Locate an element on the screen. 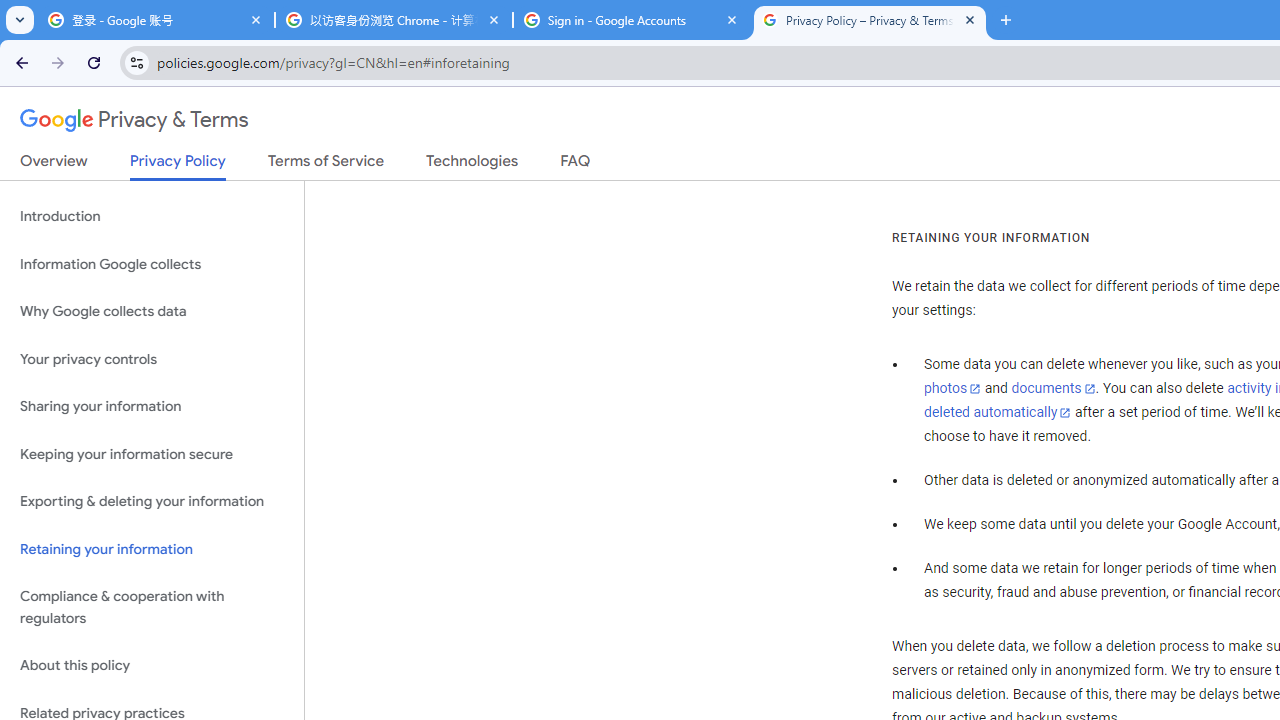 Image resolution: width=1280 pixels, height=720 pixels. 'FAQ' is located at coordinates (575, 164).